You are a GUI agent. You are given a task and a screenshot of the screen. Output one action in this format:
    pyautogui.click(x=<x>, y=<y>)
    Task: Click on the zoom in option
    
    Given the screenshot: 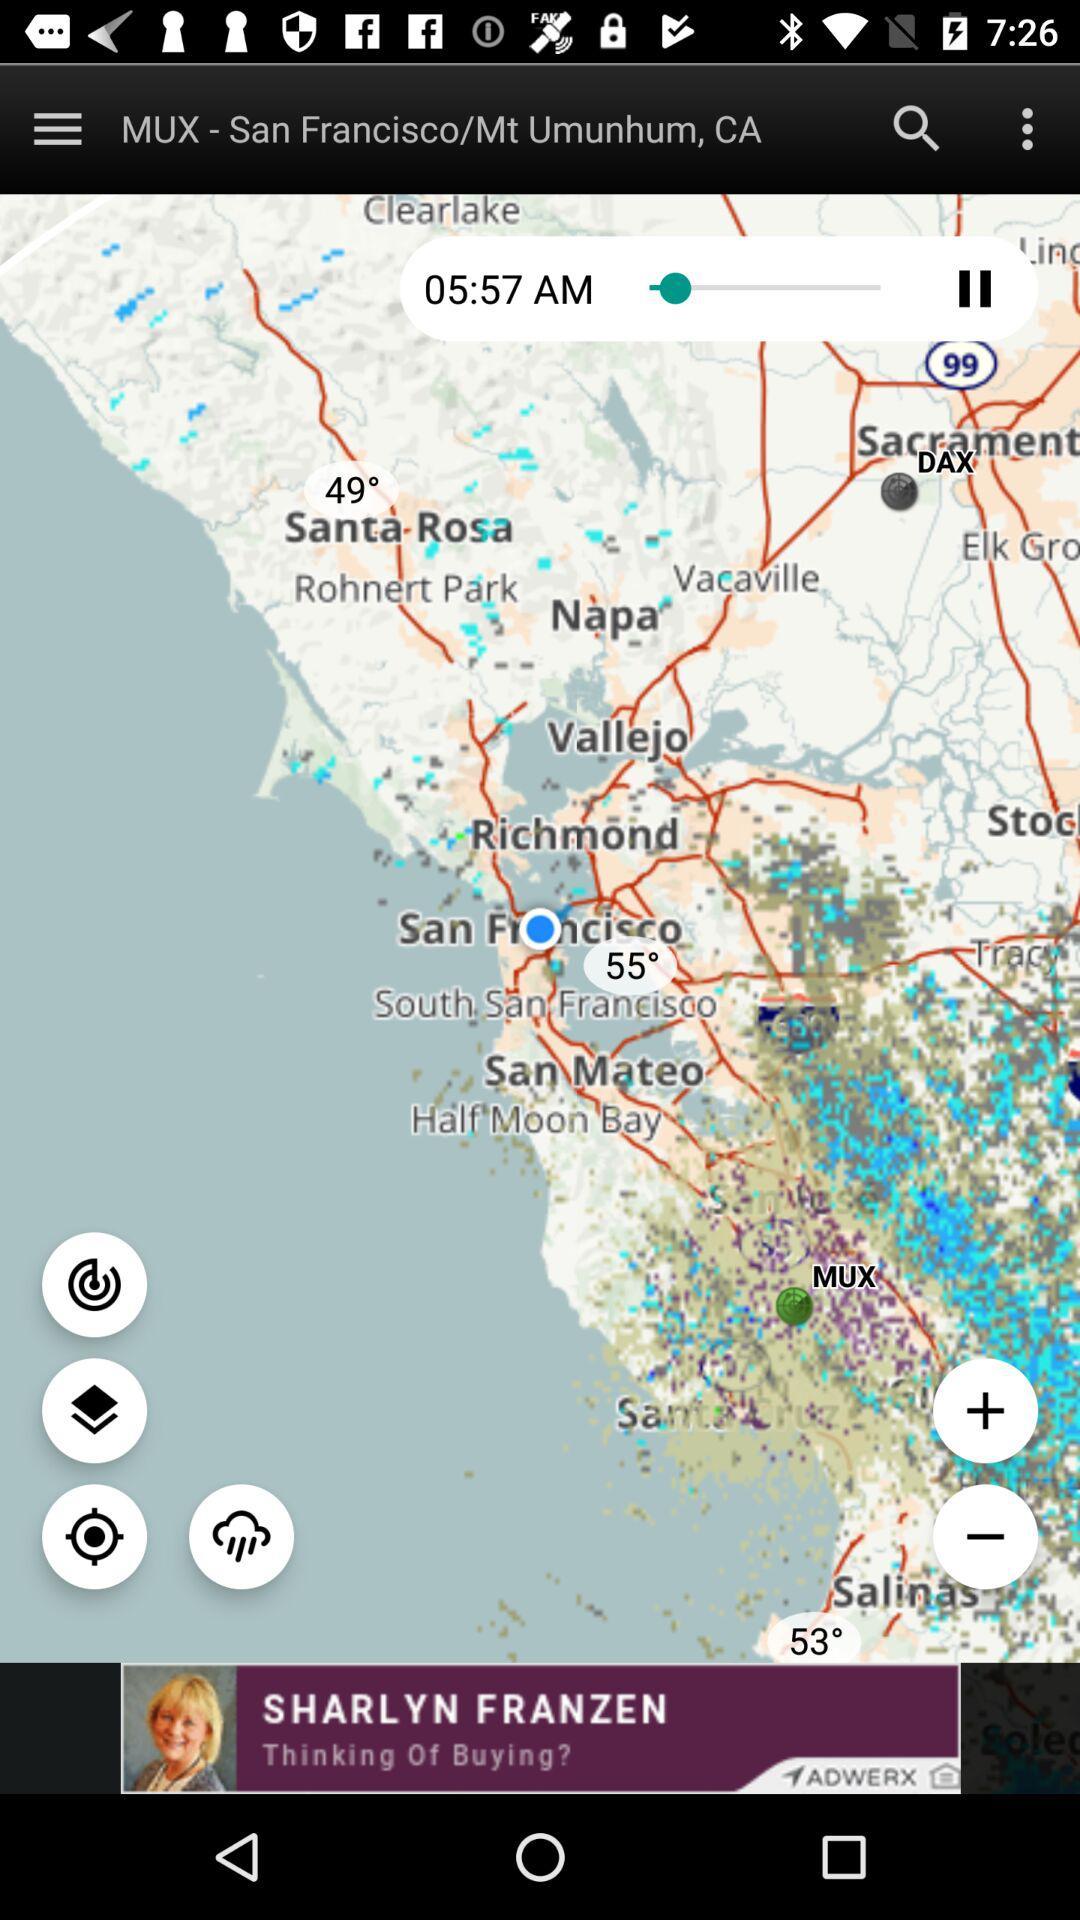 What is the action you would take?
    pyautogui.click(x=984, y=1409)
    